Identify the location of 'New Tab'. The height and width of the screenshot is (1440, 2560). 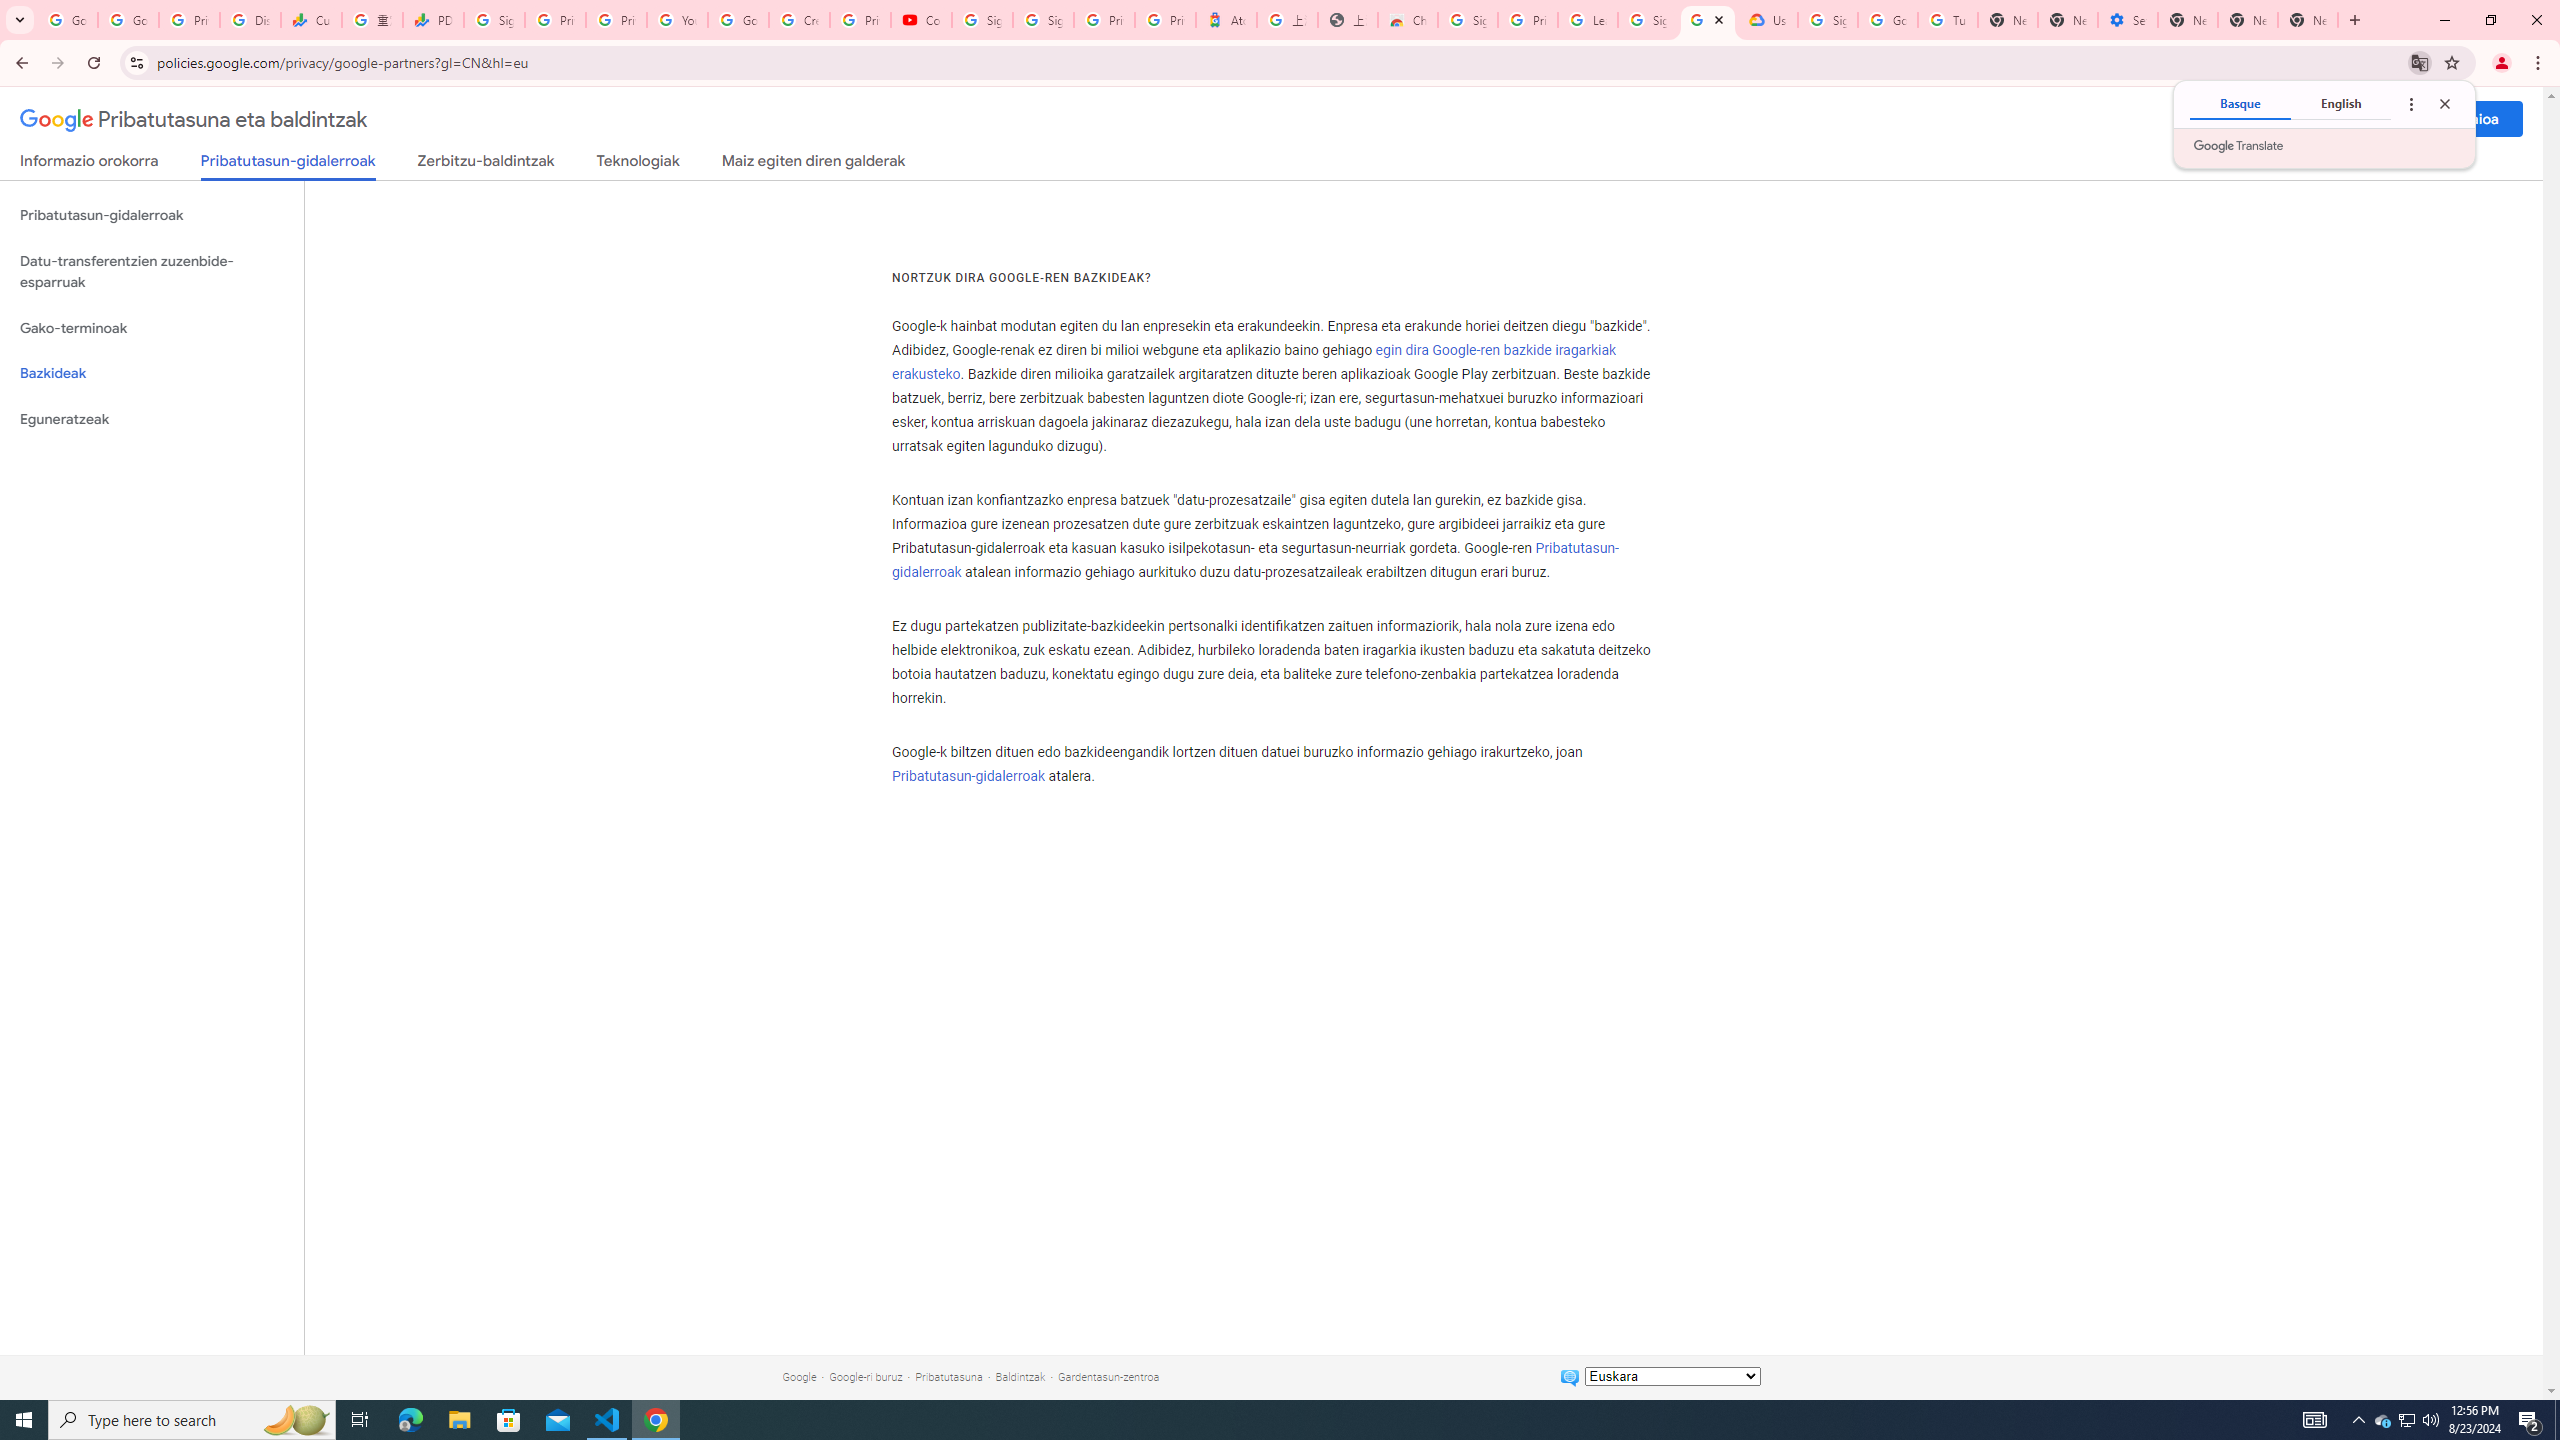
(2186, 19).